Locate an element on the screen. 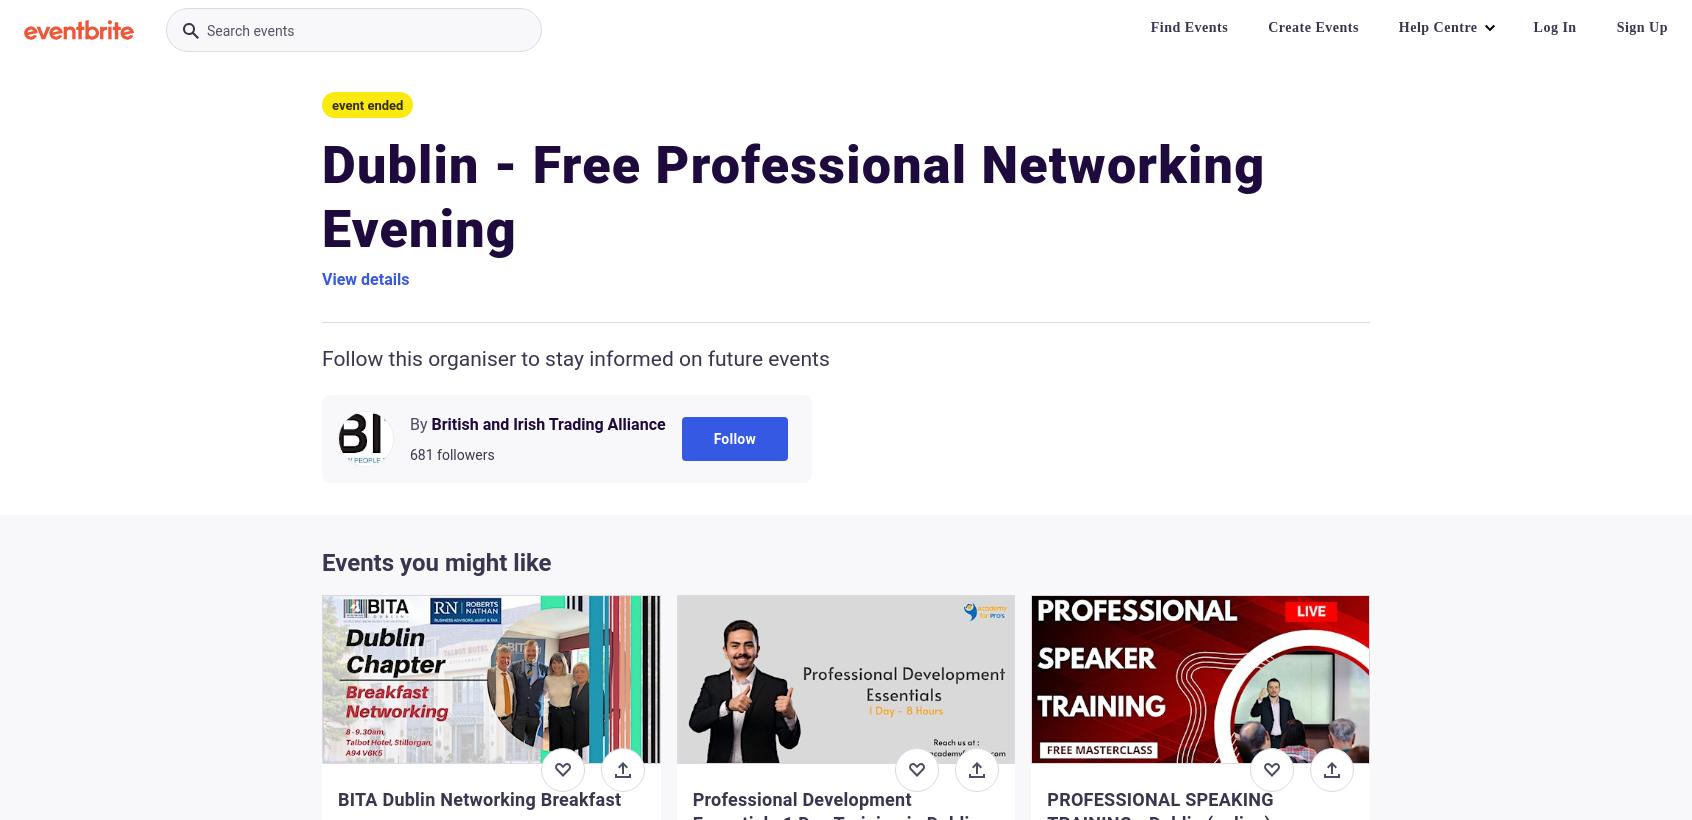 This screenshot has height=820, width=1692. 'British and Irish Trading Alliance' is located at coordinates (548, 423).